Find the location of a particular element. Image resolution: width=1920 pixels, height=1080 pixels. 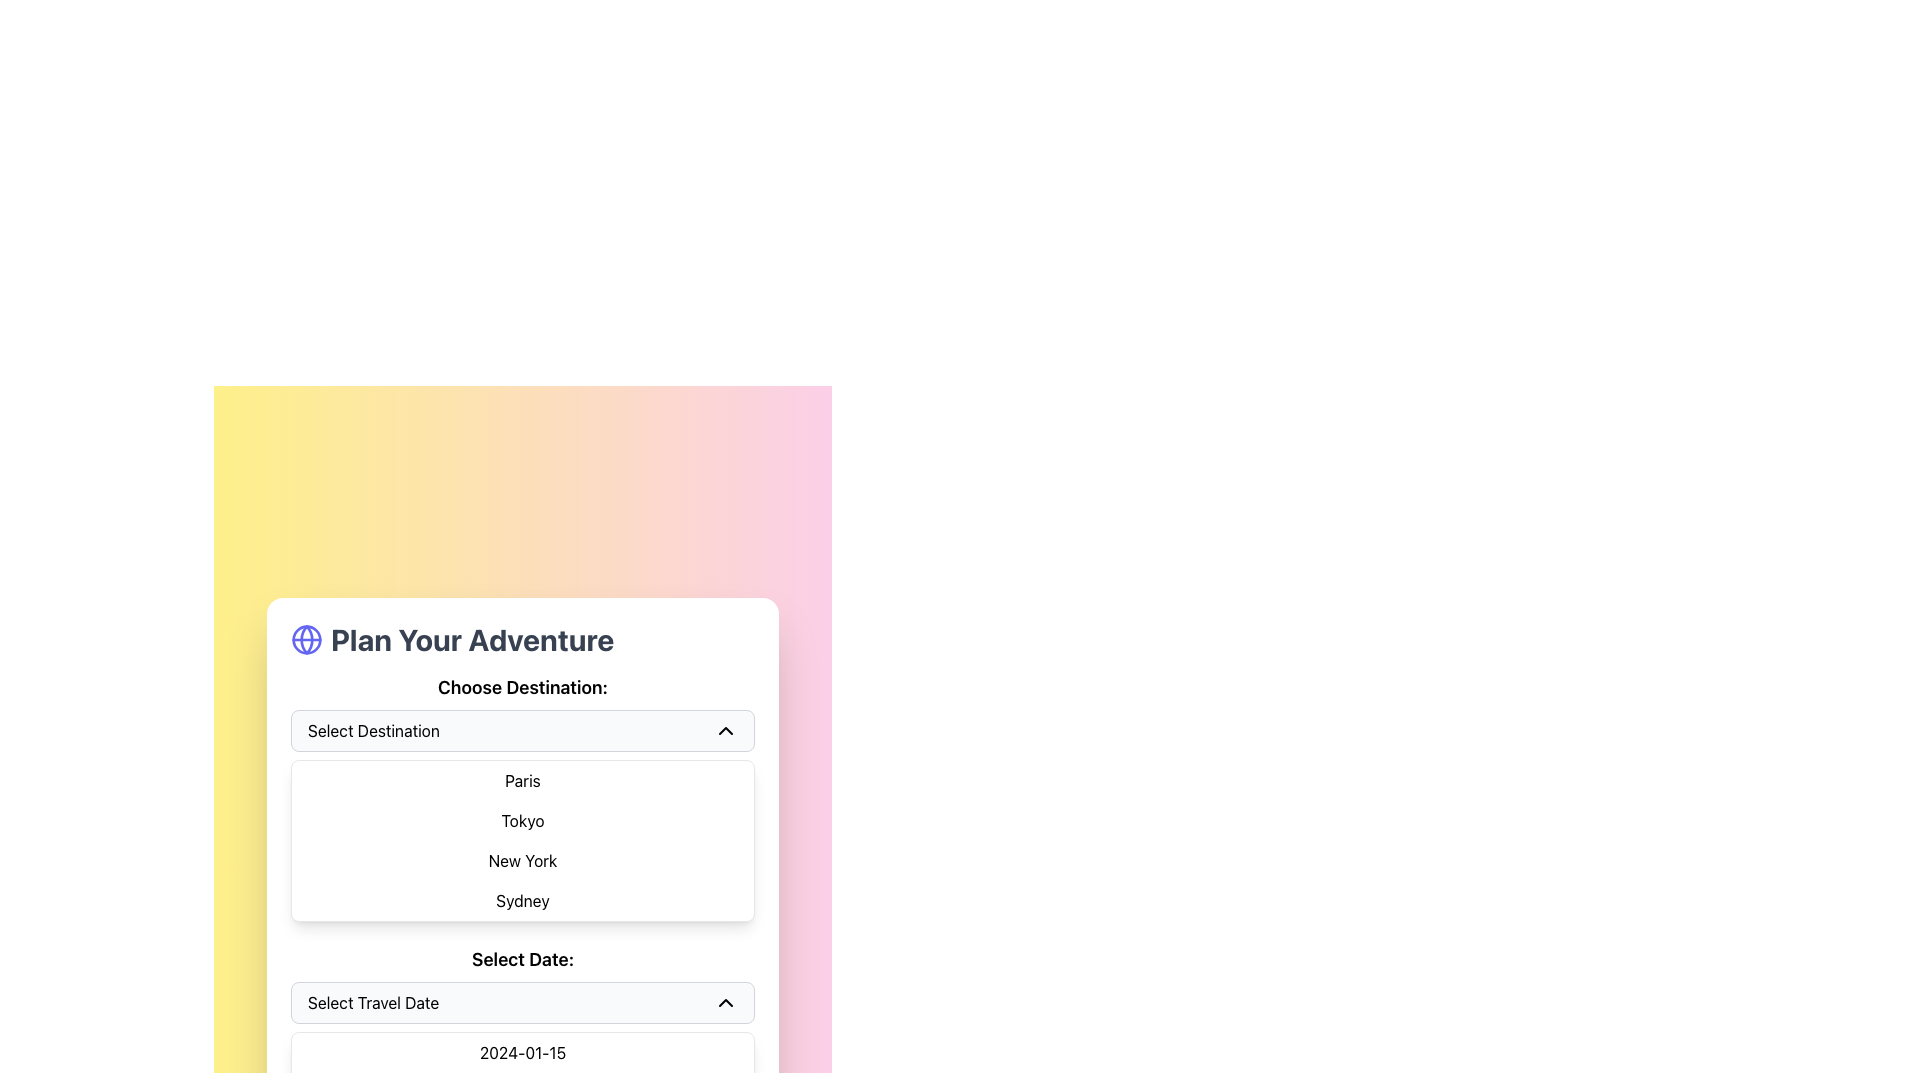

the Dropdown button for selecting a travel date via keyboard navigation is located at coordinates (523, 1002).